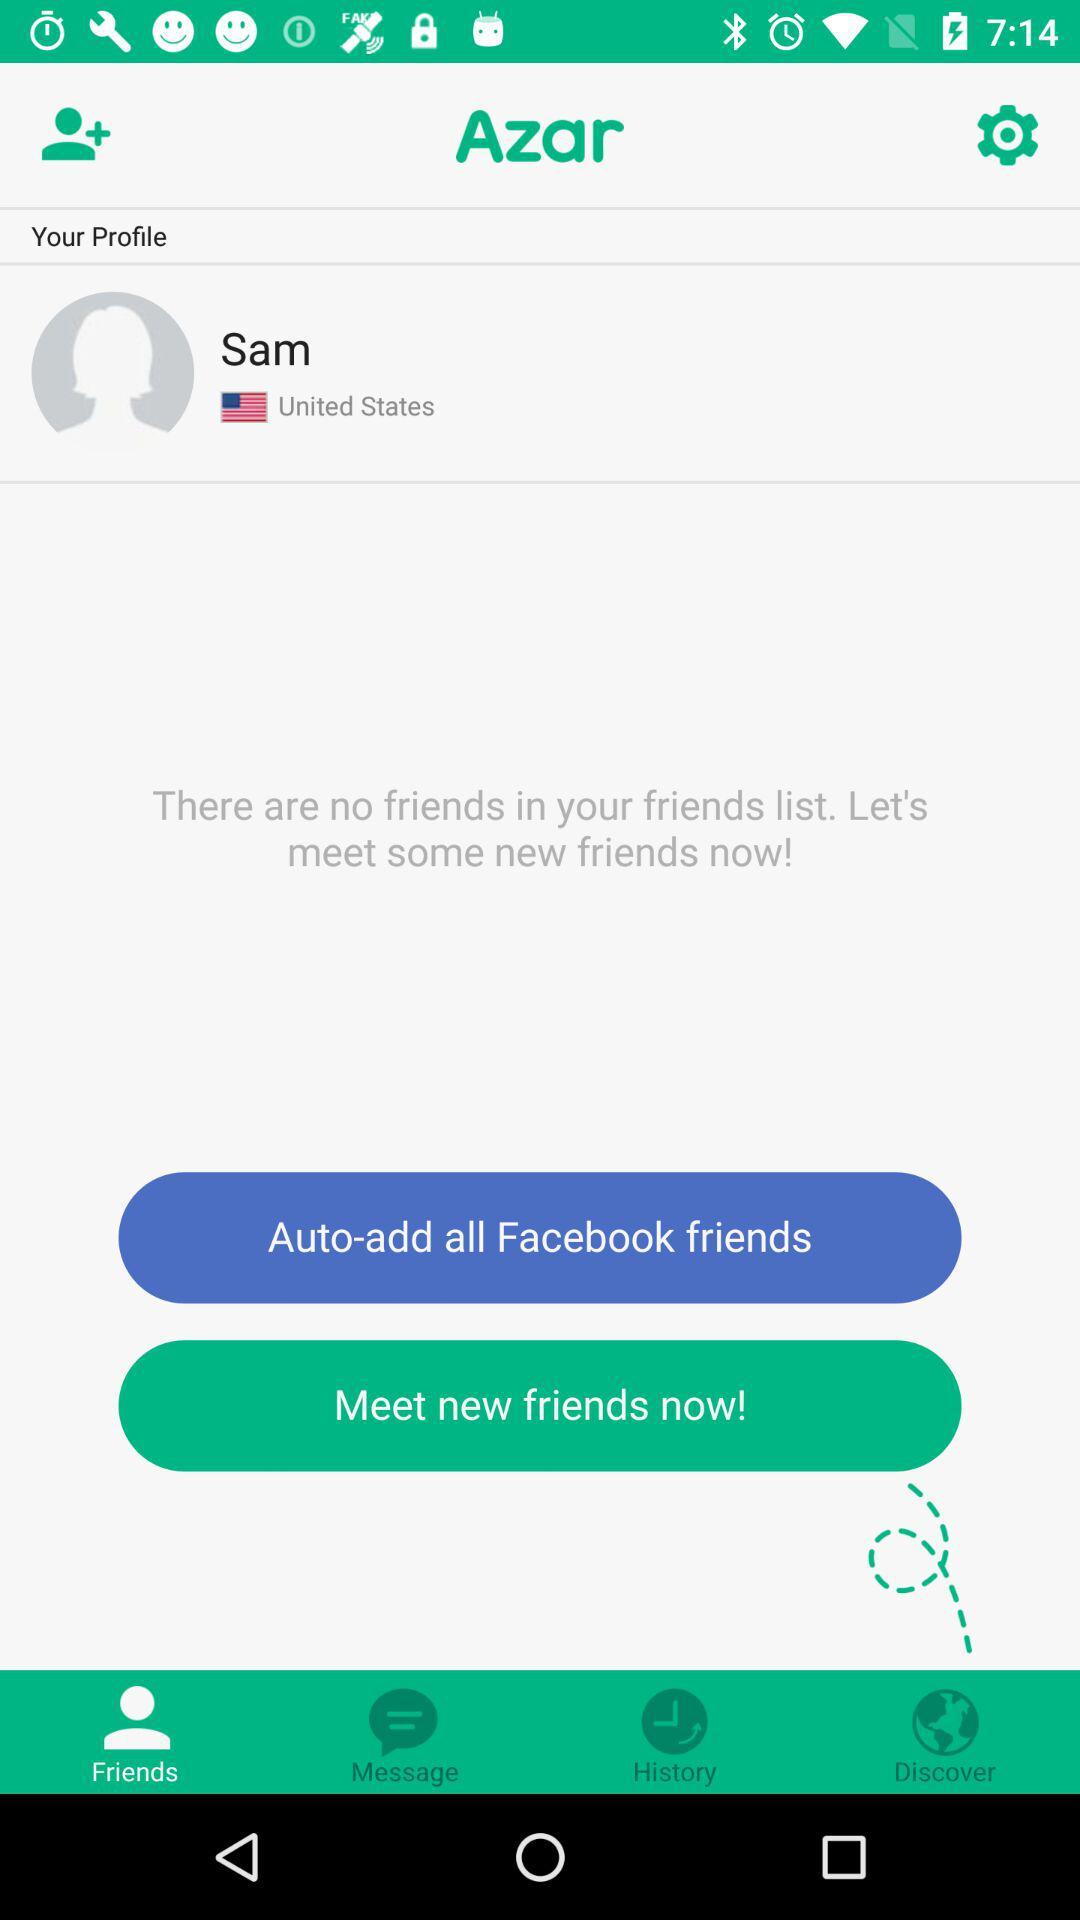  I want to click on the item below the there are no, so click(540, 1236).